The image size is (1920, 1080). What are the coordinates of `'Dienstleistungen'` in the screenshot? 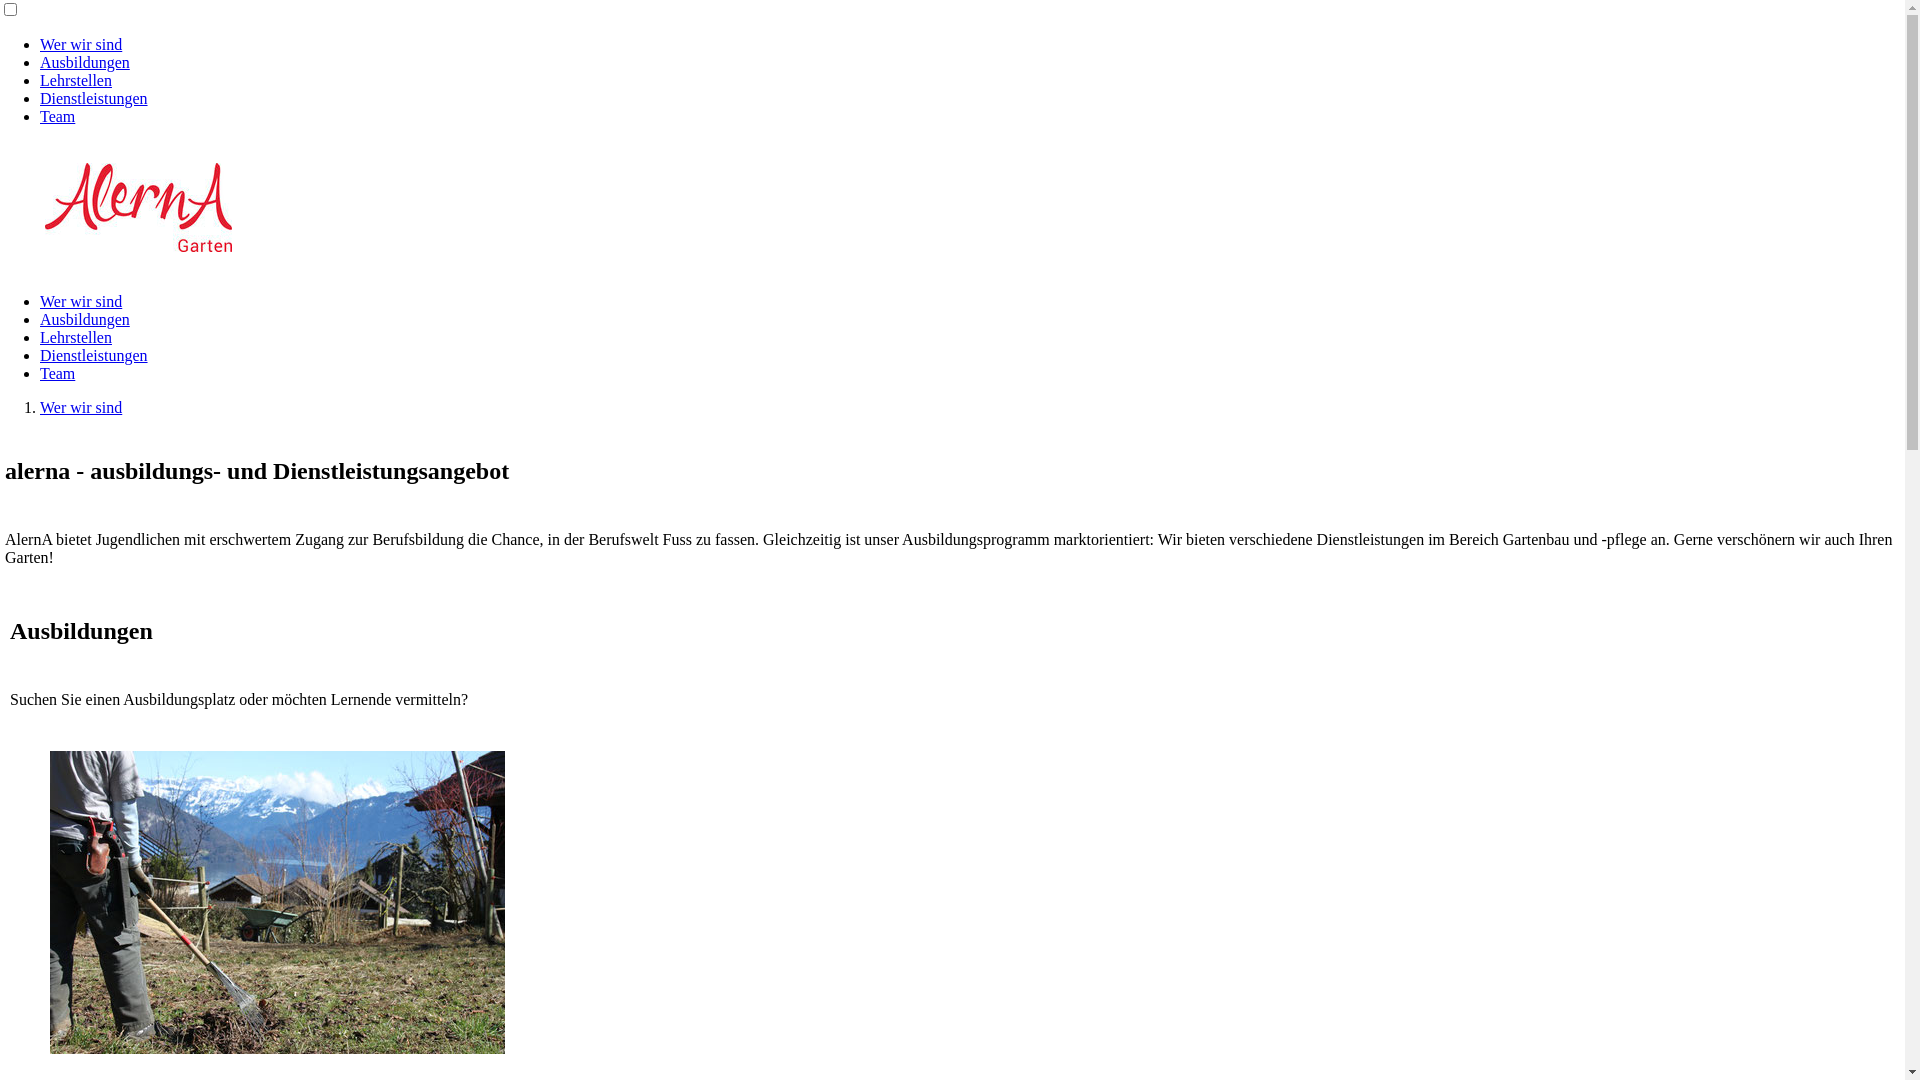 It's located at (93, 98).